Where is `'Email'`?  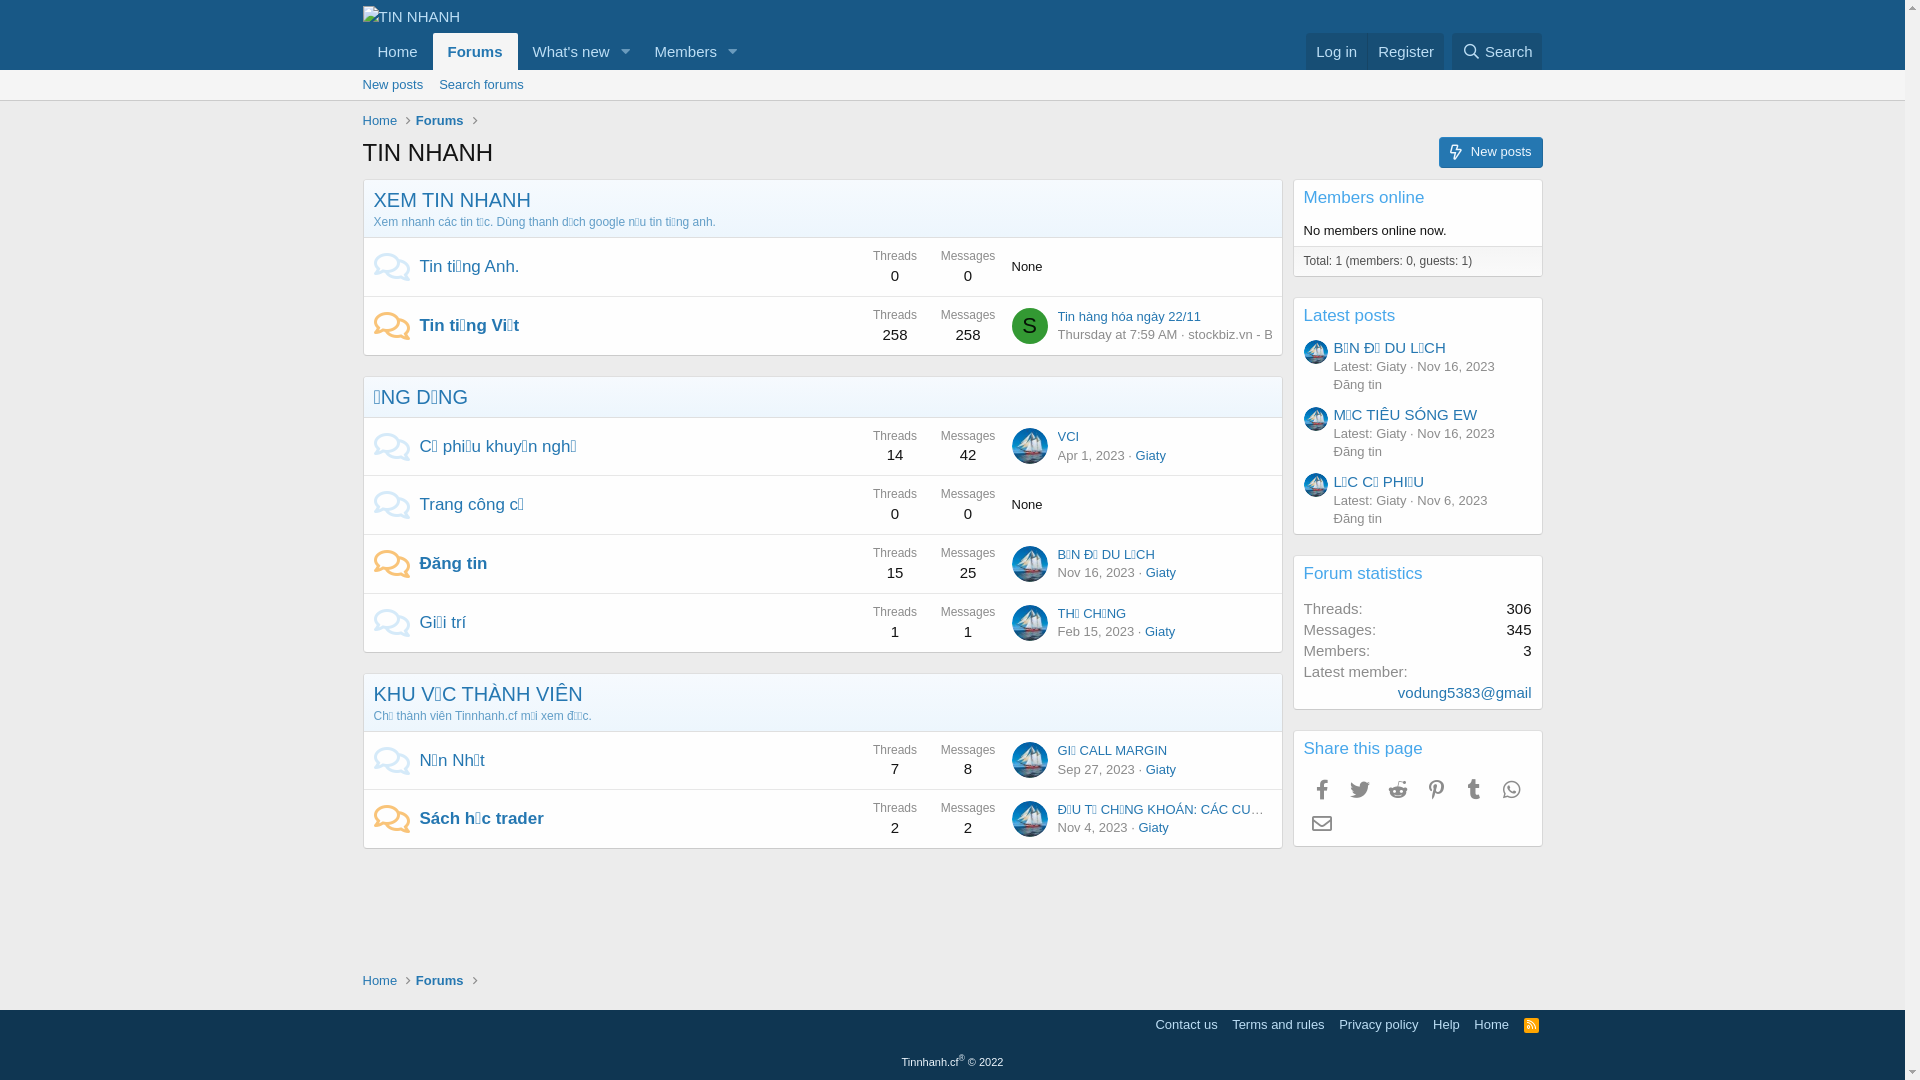
'Email' is located at coordinates (1321, 822).